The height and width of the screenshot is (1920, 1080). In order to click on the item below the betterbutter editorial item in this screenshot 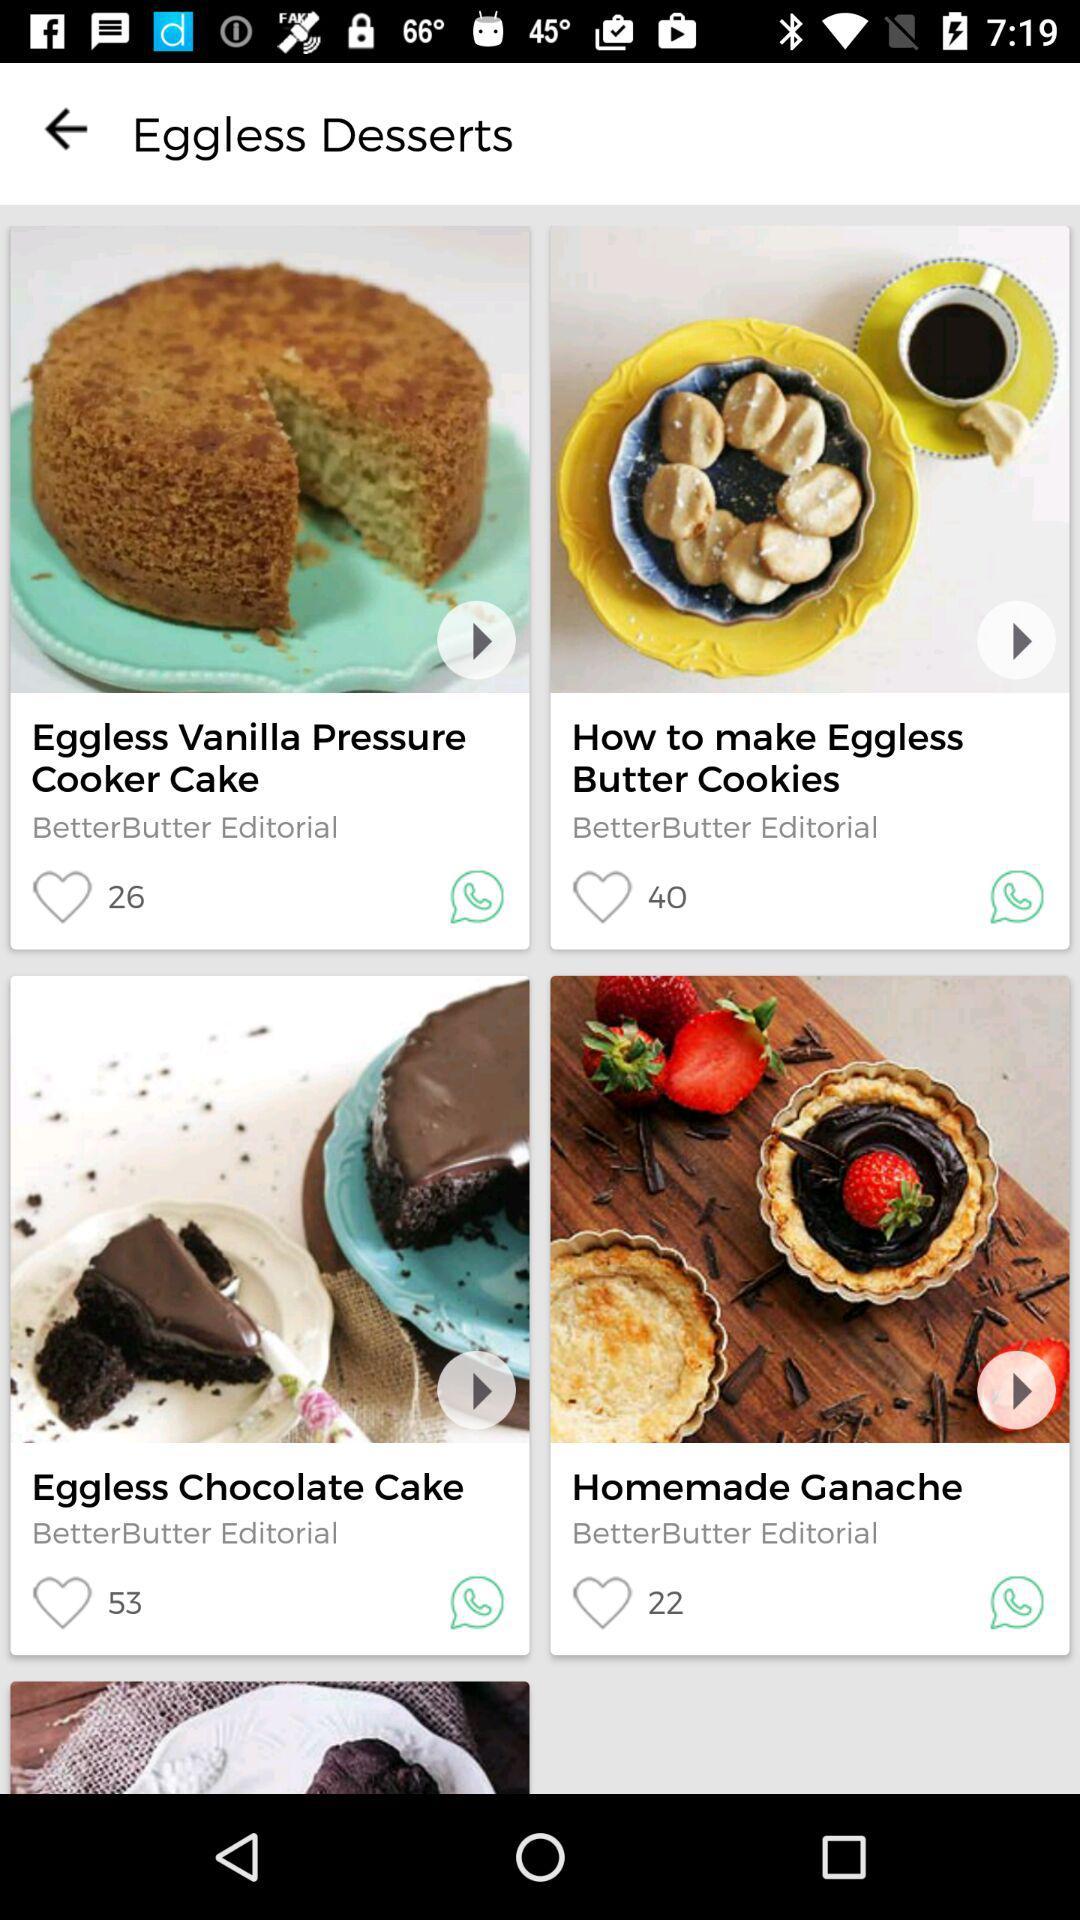, I will do `click(87, 896)`.